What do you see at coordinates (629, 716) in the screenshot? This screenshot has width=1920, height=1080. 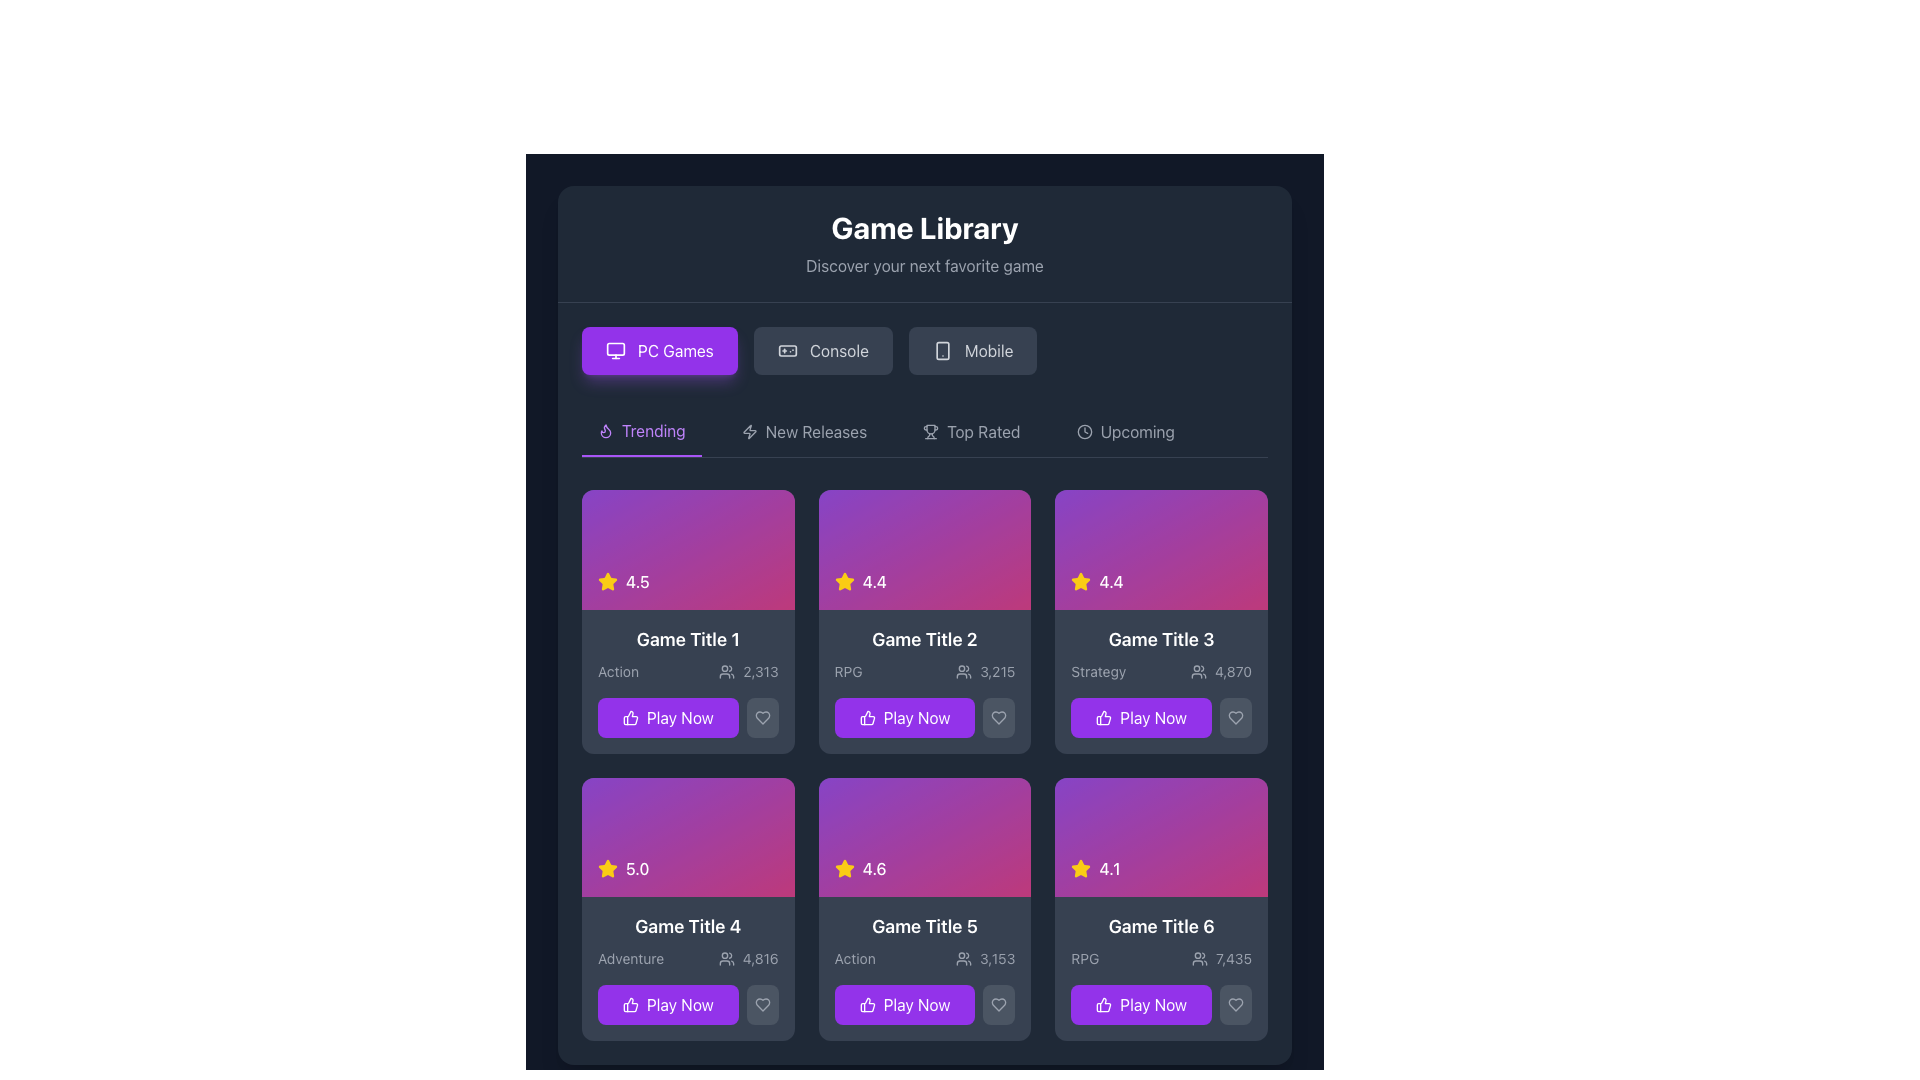 I see `the thumbs-up icon within the 'Play Now' button for 'Game Title 1' in the top-left section of the game grid` at bounding box center [629, 716].